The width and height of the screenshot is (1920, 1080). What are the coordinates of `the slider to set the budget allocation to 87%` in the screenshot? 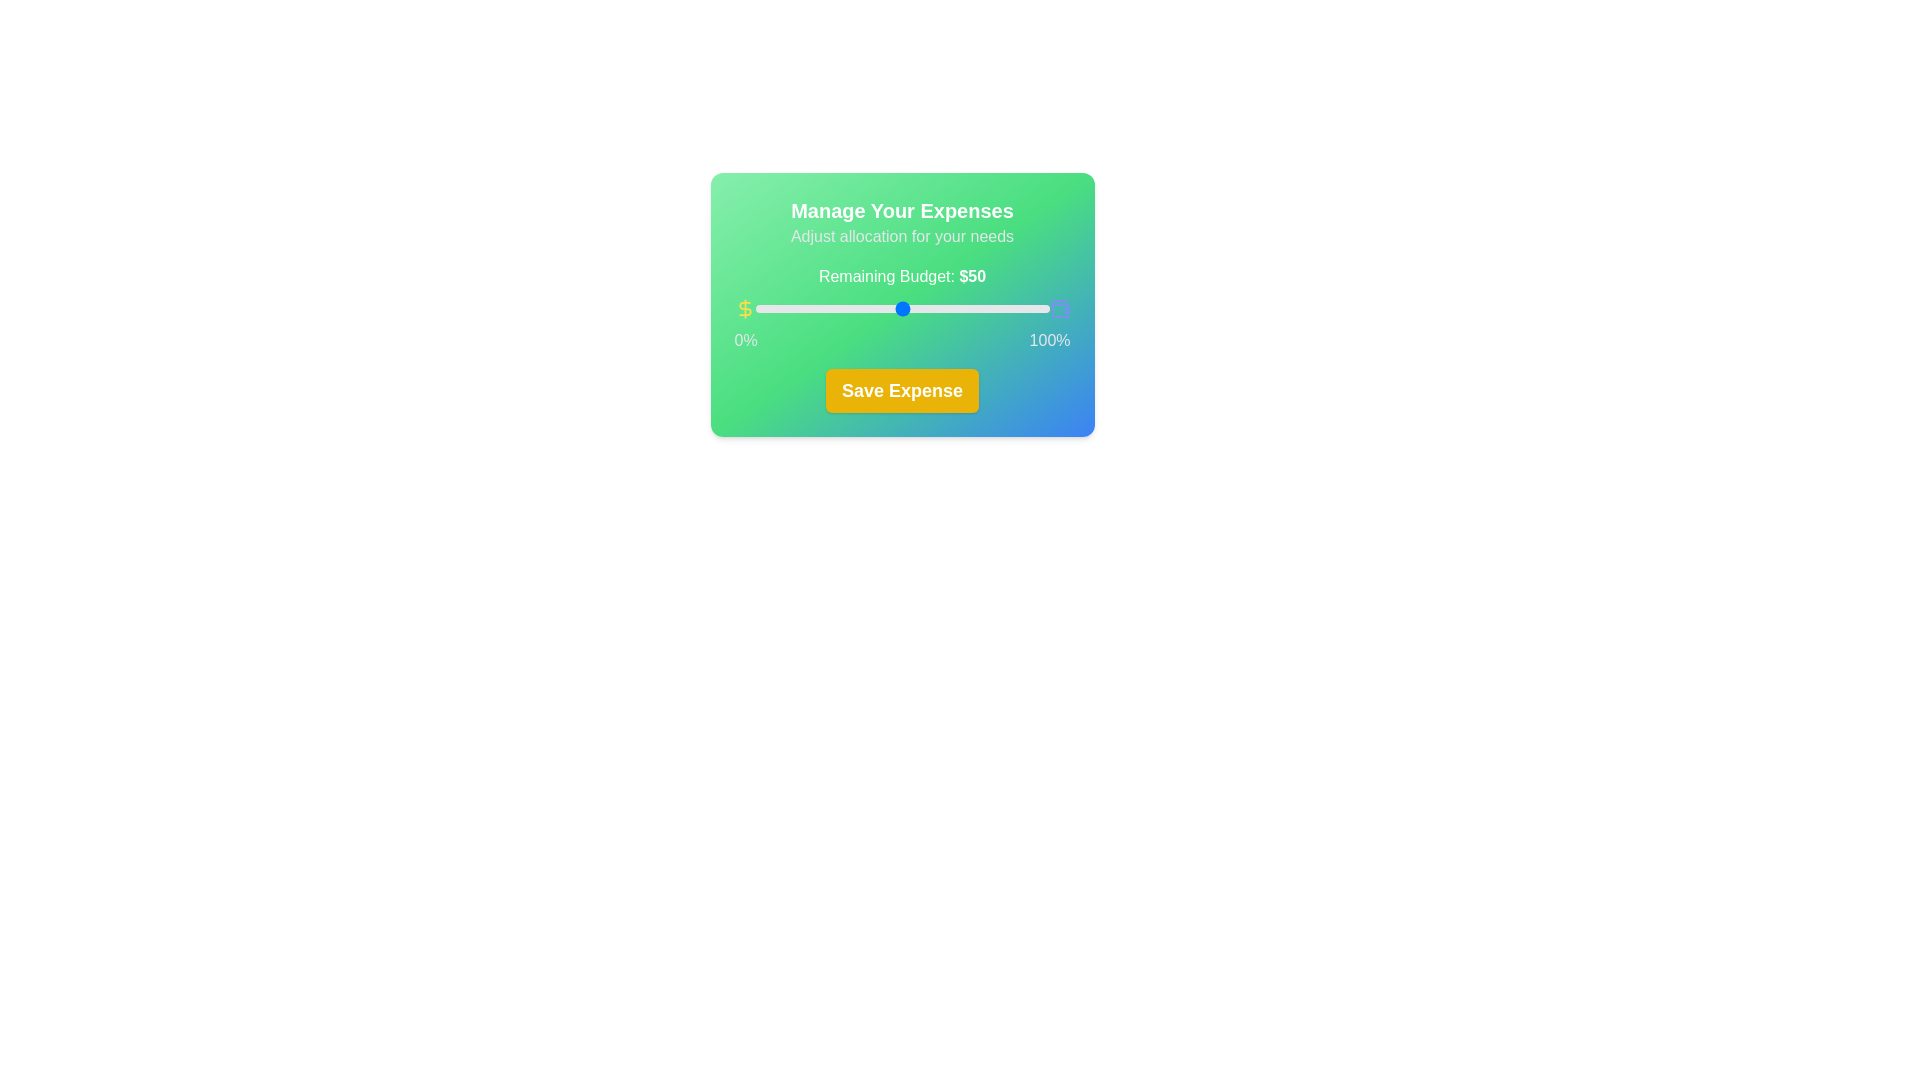 It's located at (1011, 308).